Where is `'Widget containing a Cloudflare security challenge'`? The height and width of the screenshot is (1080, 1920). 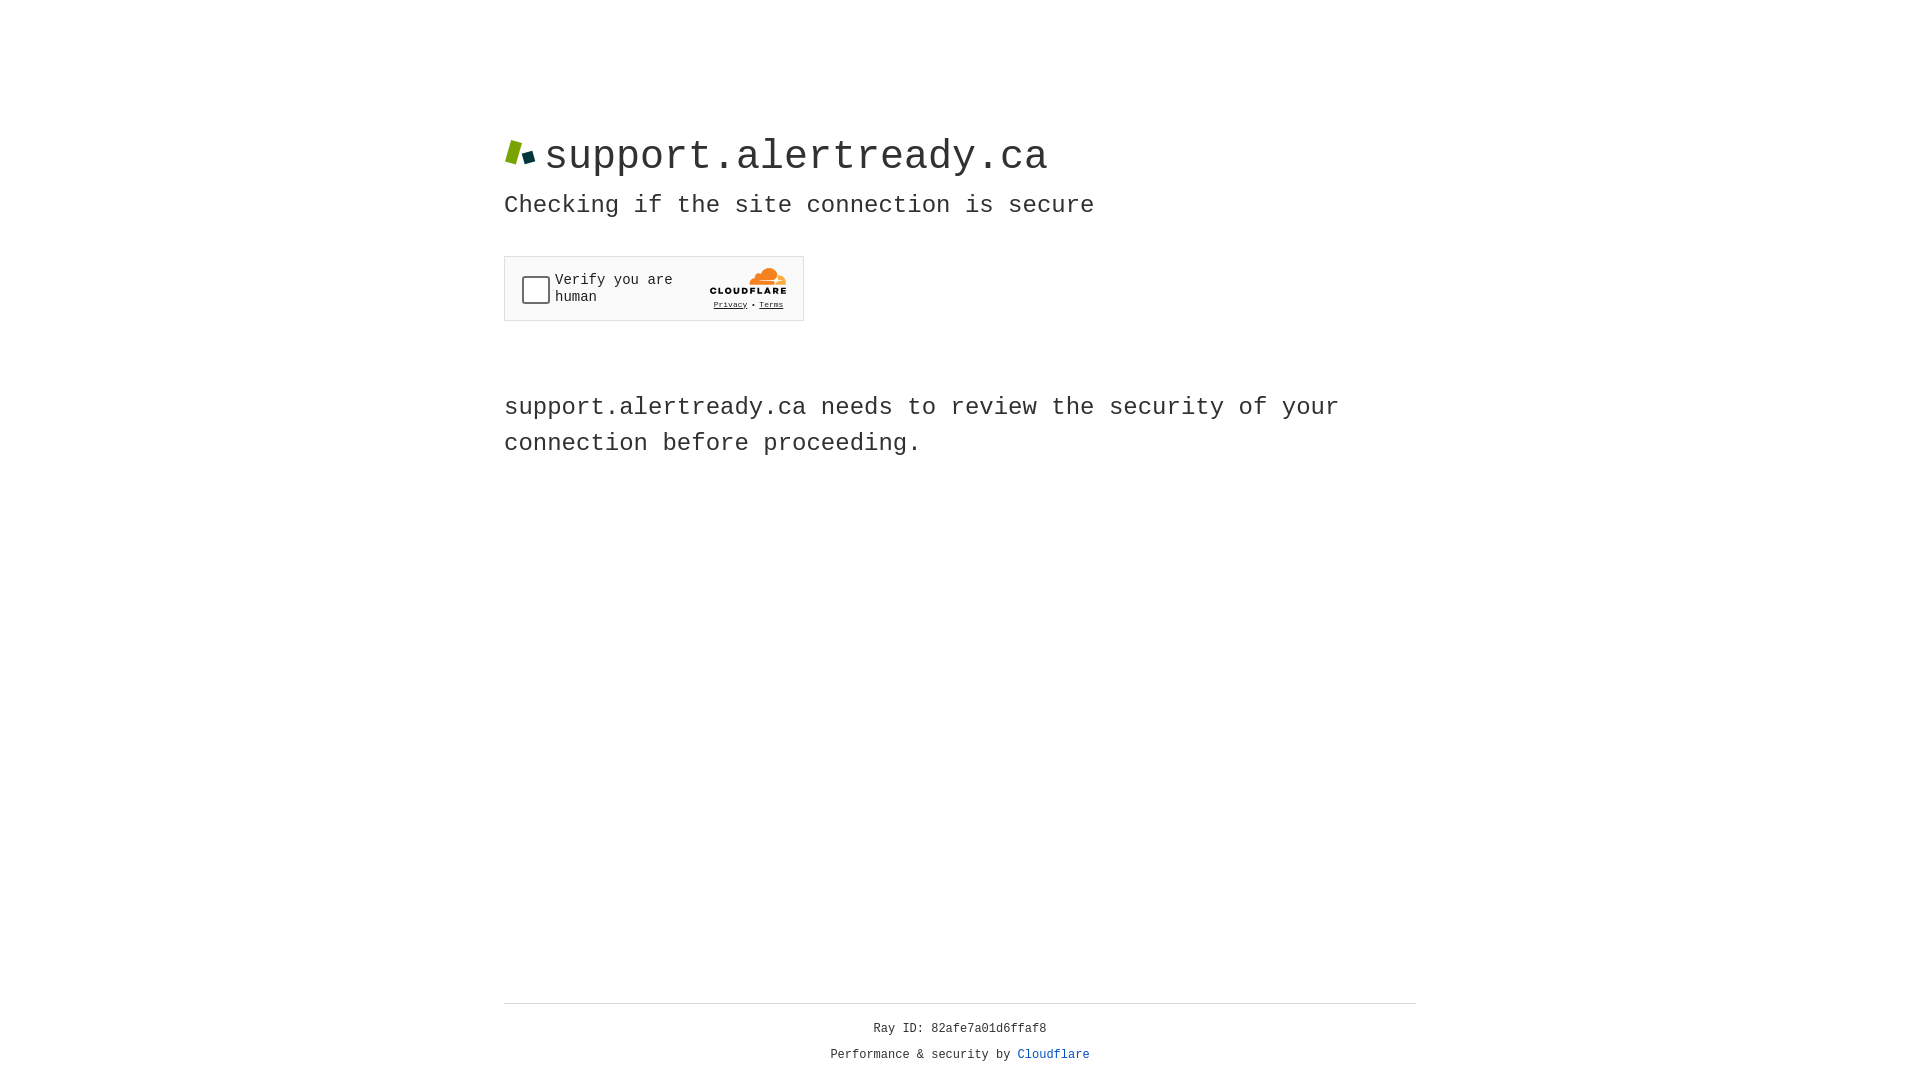
'Widget containing a Cloudflare security challenge' is located at coordinates (653, 288).